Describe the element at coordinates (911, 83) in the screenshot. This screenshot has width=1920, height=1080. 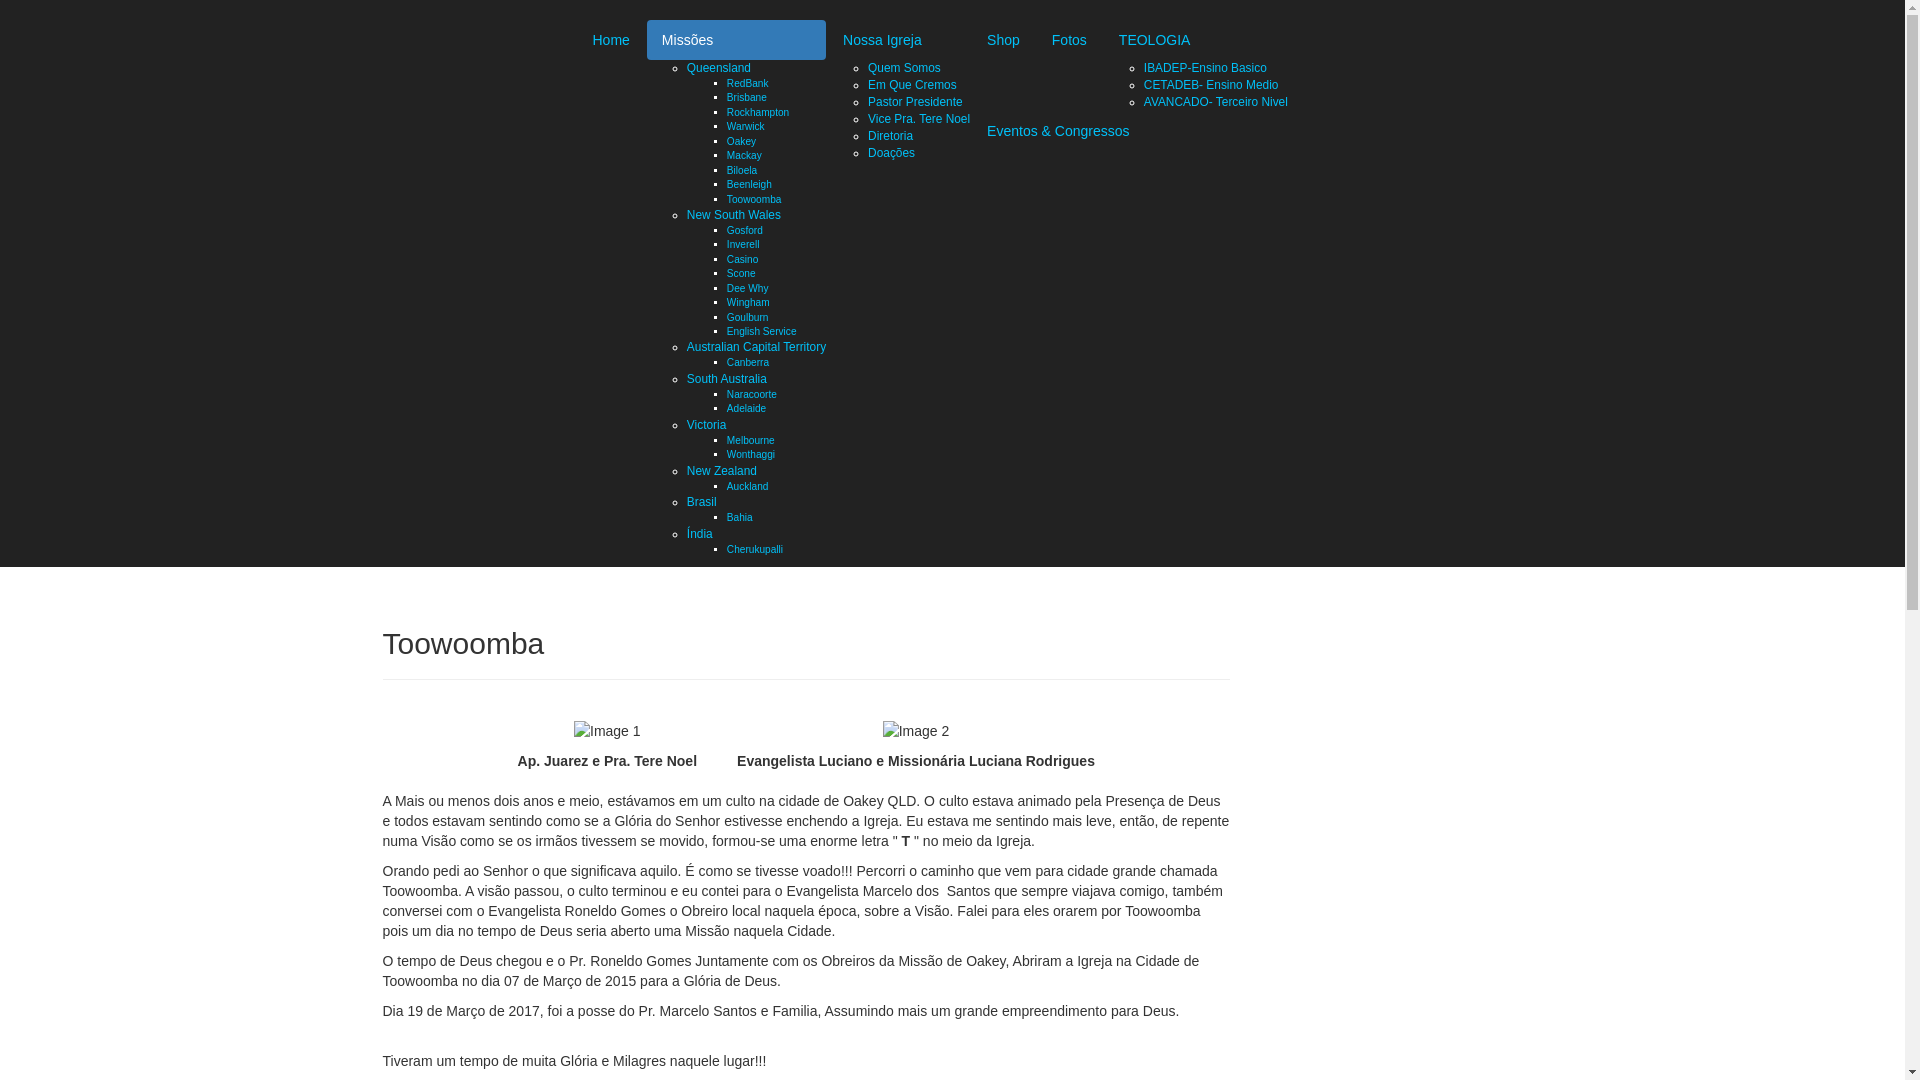
I see `'Em Que Cremos'` at that location.